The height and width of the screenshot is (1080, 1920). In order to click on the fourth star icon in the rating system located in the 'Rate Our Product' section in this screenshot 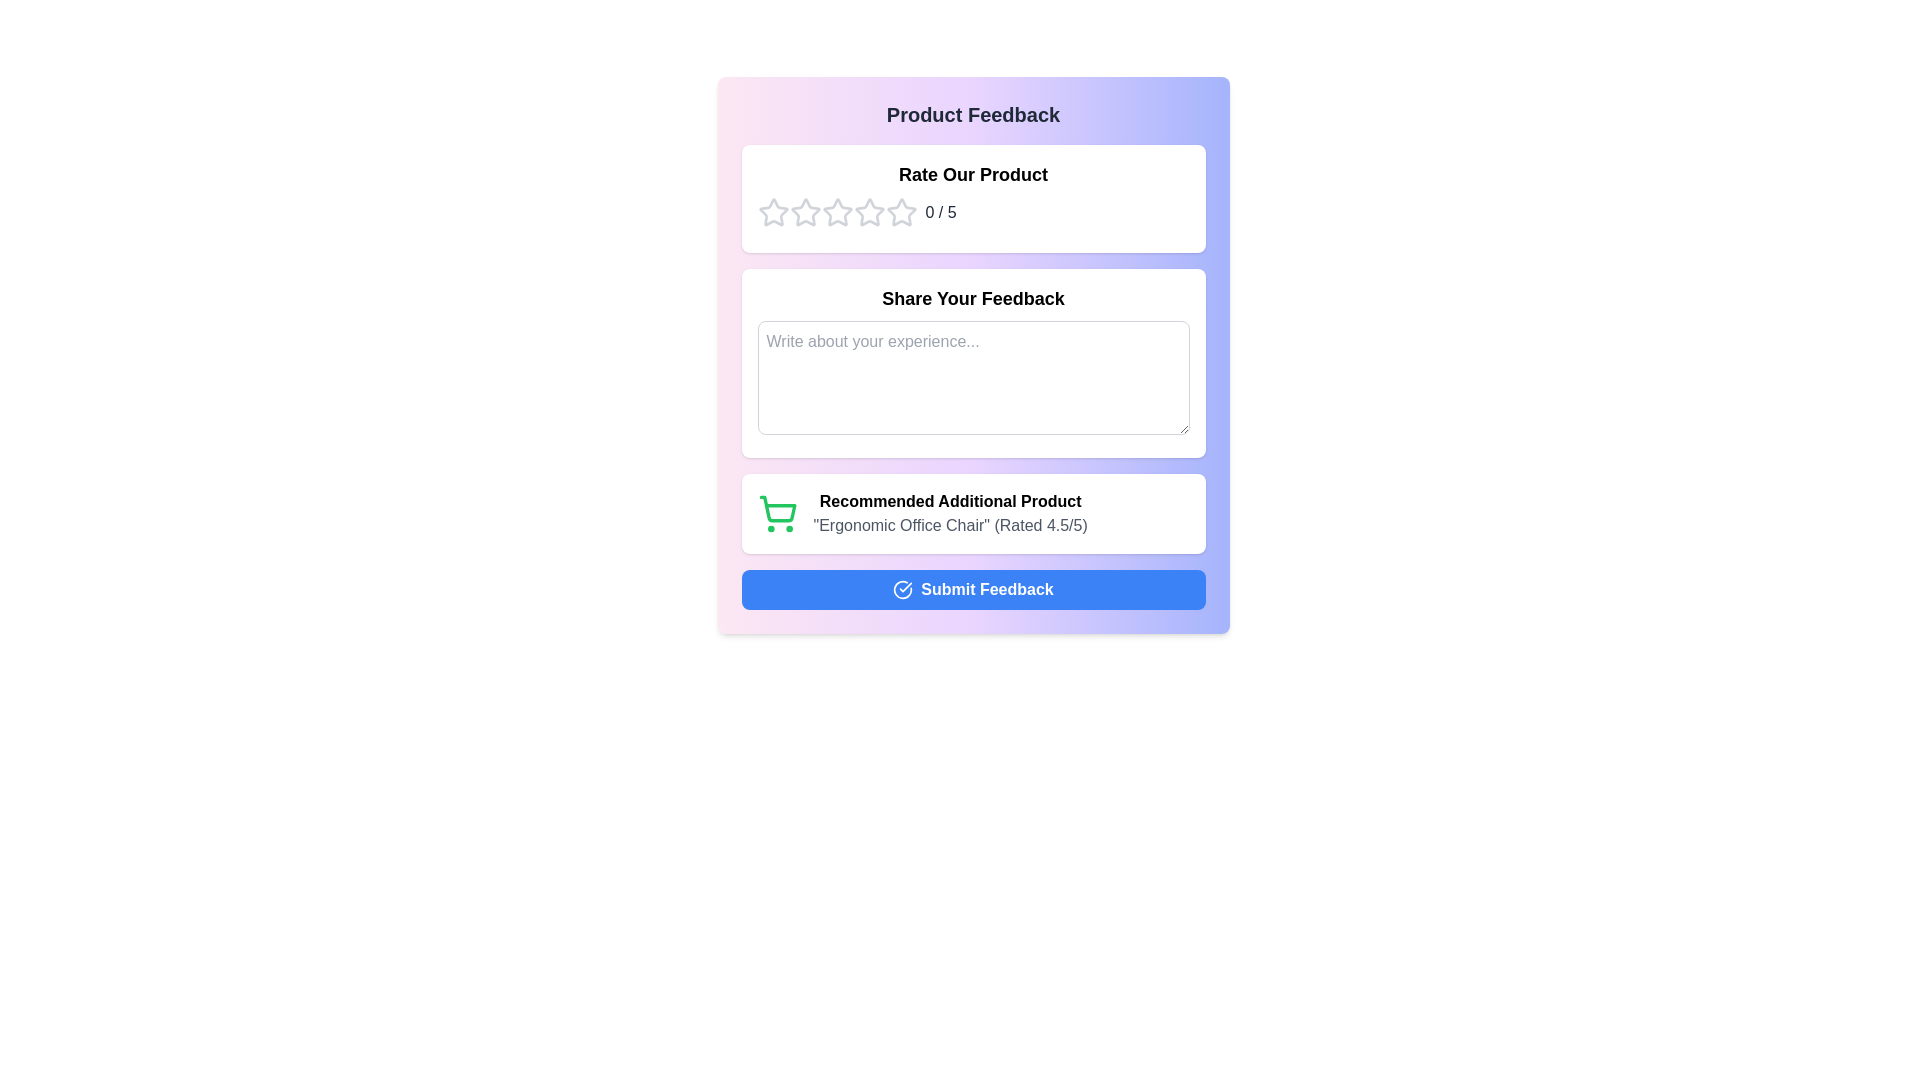, I will do `click(869, 212)`.